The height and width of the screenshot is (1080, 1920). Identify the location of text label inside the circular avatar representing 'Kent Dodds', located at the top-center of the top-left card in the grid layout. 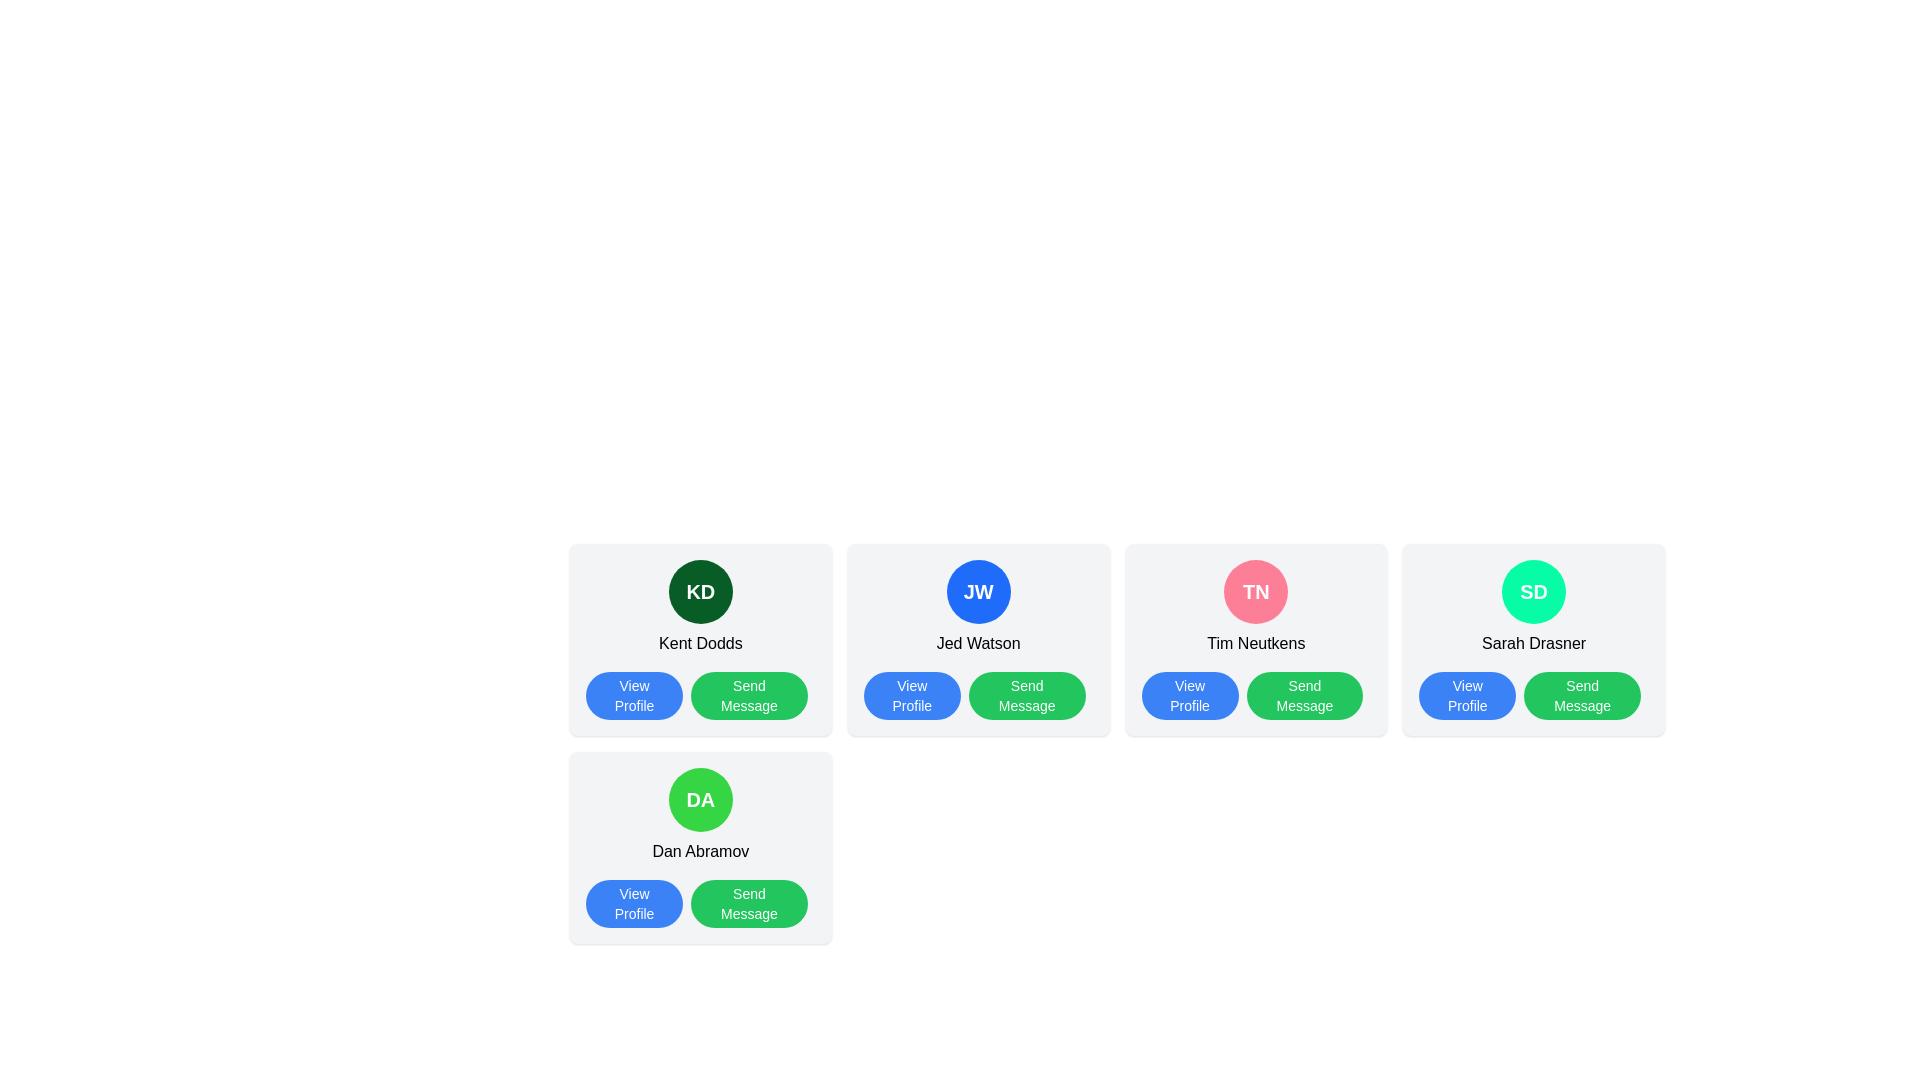
(700, 590).